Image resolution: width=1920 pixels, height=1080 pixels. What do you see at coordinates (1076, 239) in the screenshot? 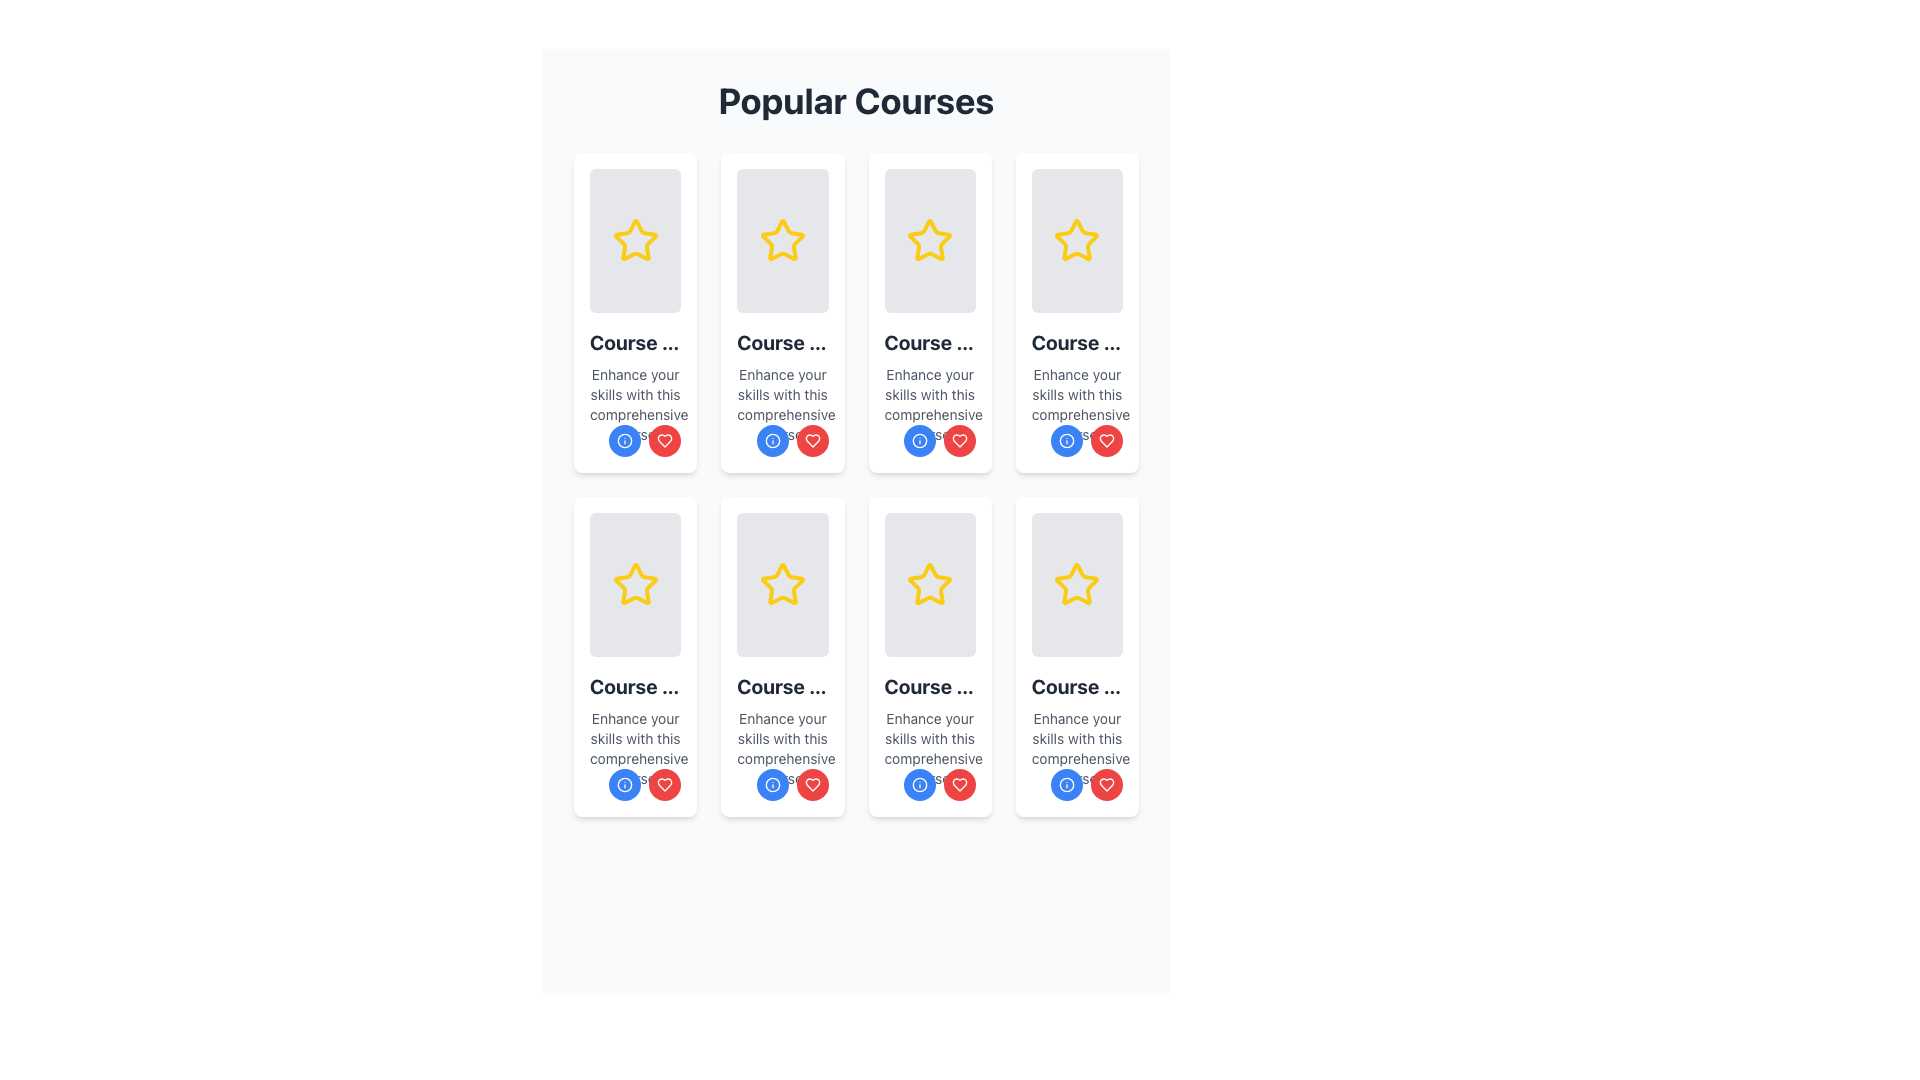
I see `the star icon located at the top-center of the fourth course card in the first row` at bounding box center [1076, 239].